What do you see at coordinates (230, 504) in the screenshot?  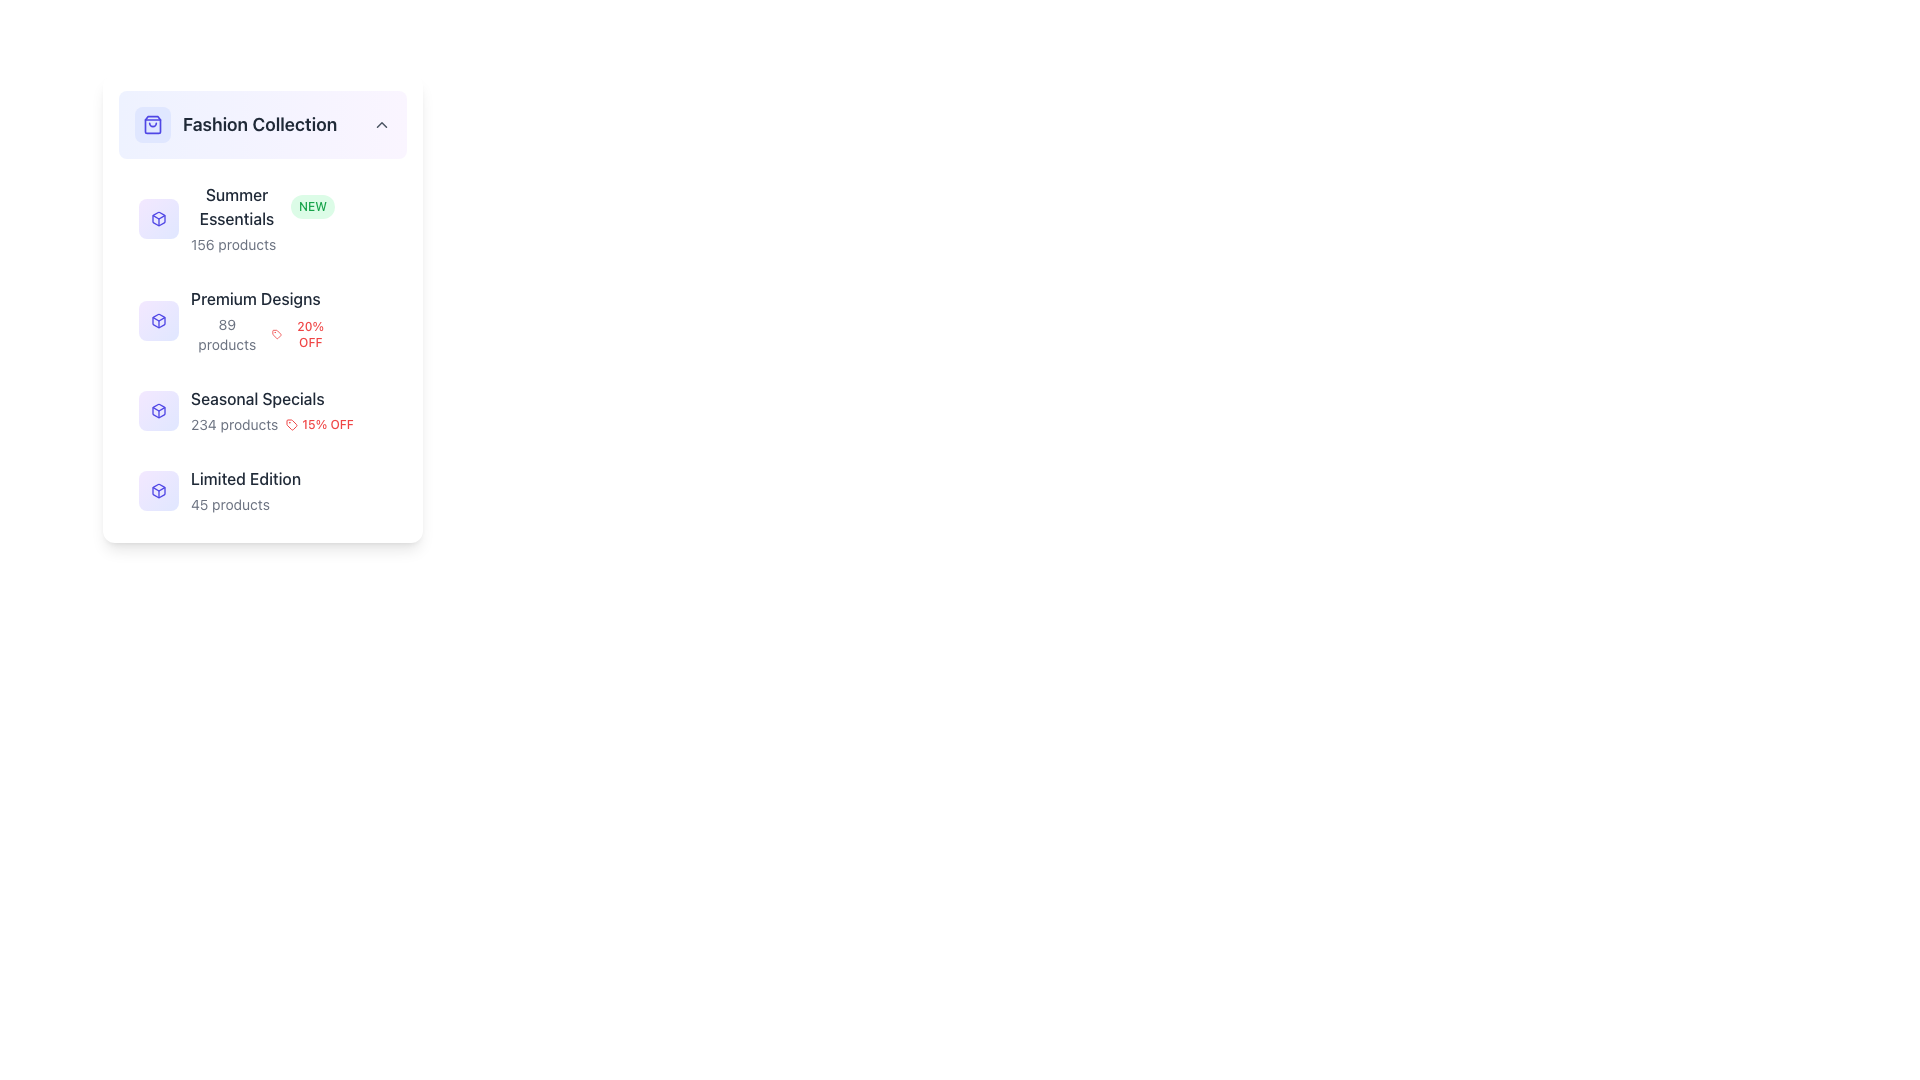 I see `numerical description of the number of products available in the 'Limited Edition' category, located towards the bottom of the 'Fashion Collection' list` at bounding box center [230, 504].